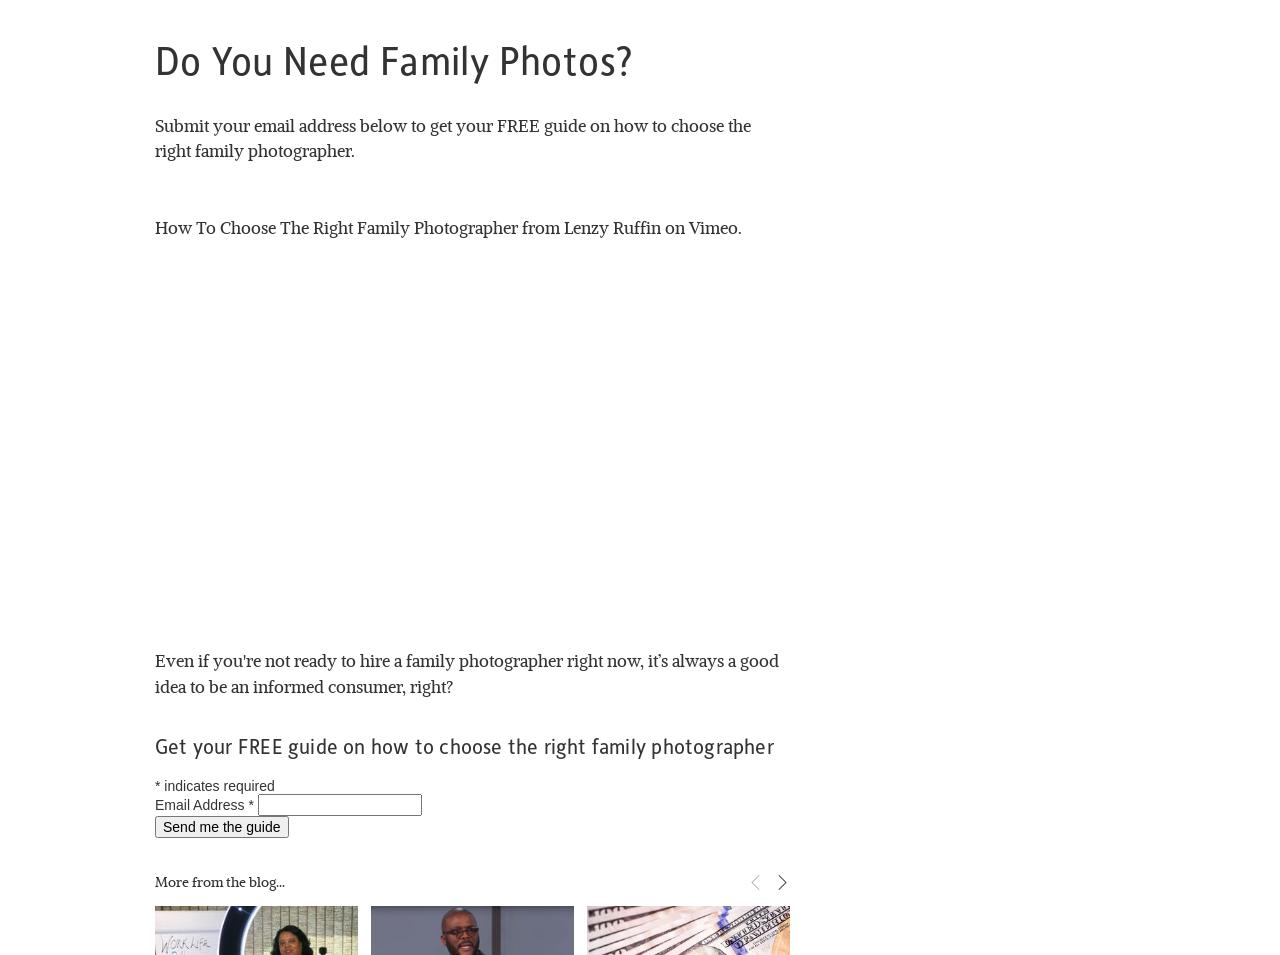 Image resolution: width=1280 pixels, height=955 pixels. I want to click on 'Lenzy Ruffin', so click(611, 226).